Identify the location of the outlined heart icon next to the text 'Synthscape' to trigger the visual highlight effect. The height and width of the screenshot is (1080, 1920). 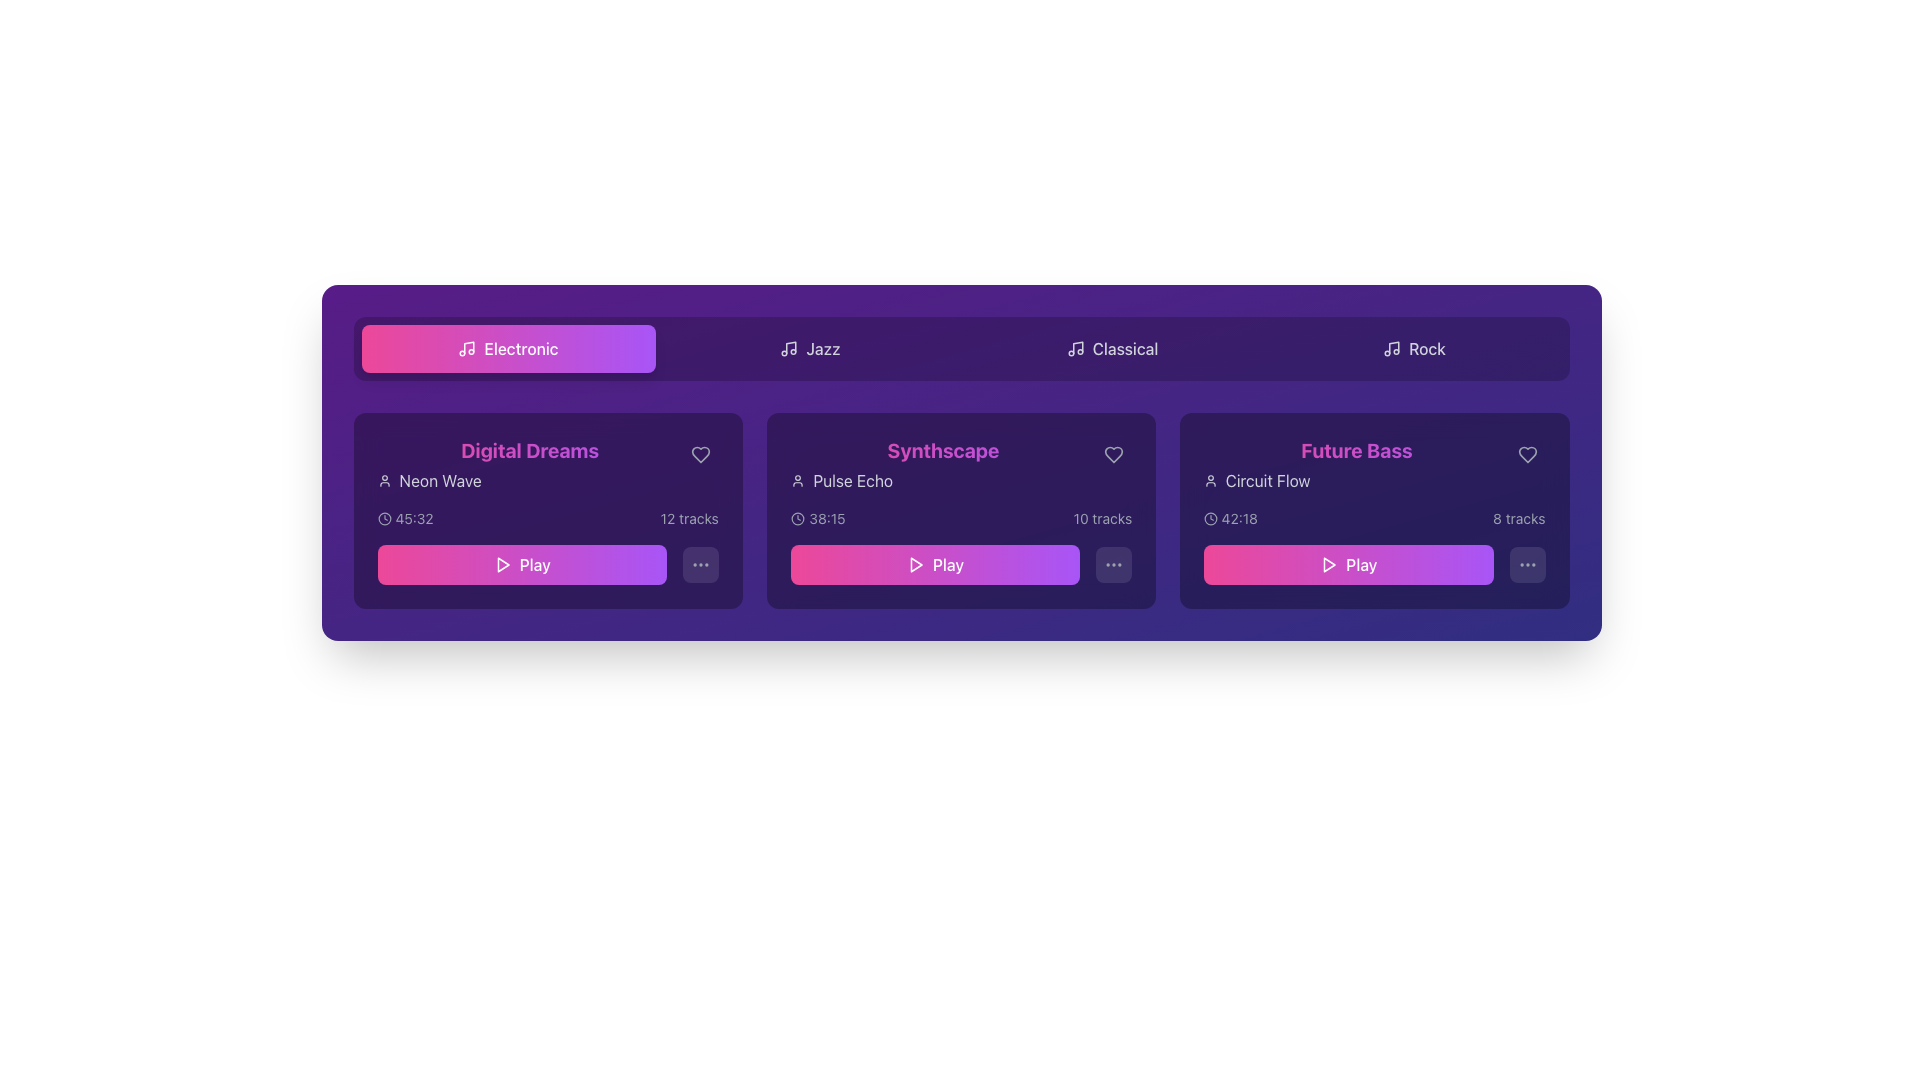
(1113, 455).